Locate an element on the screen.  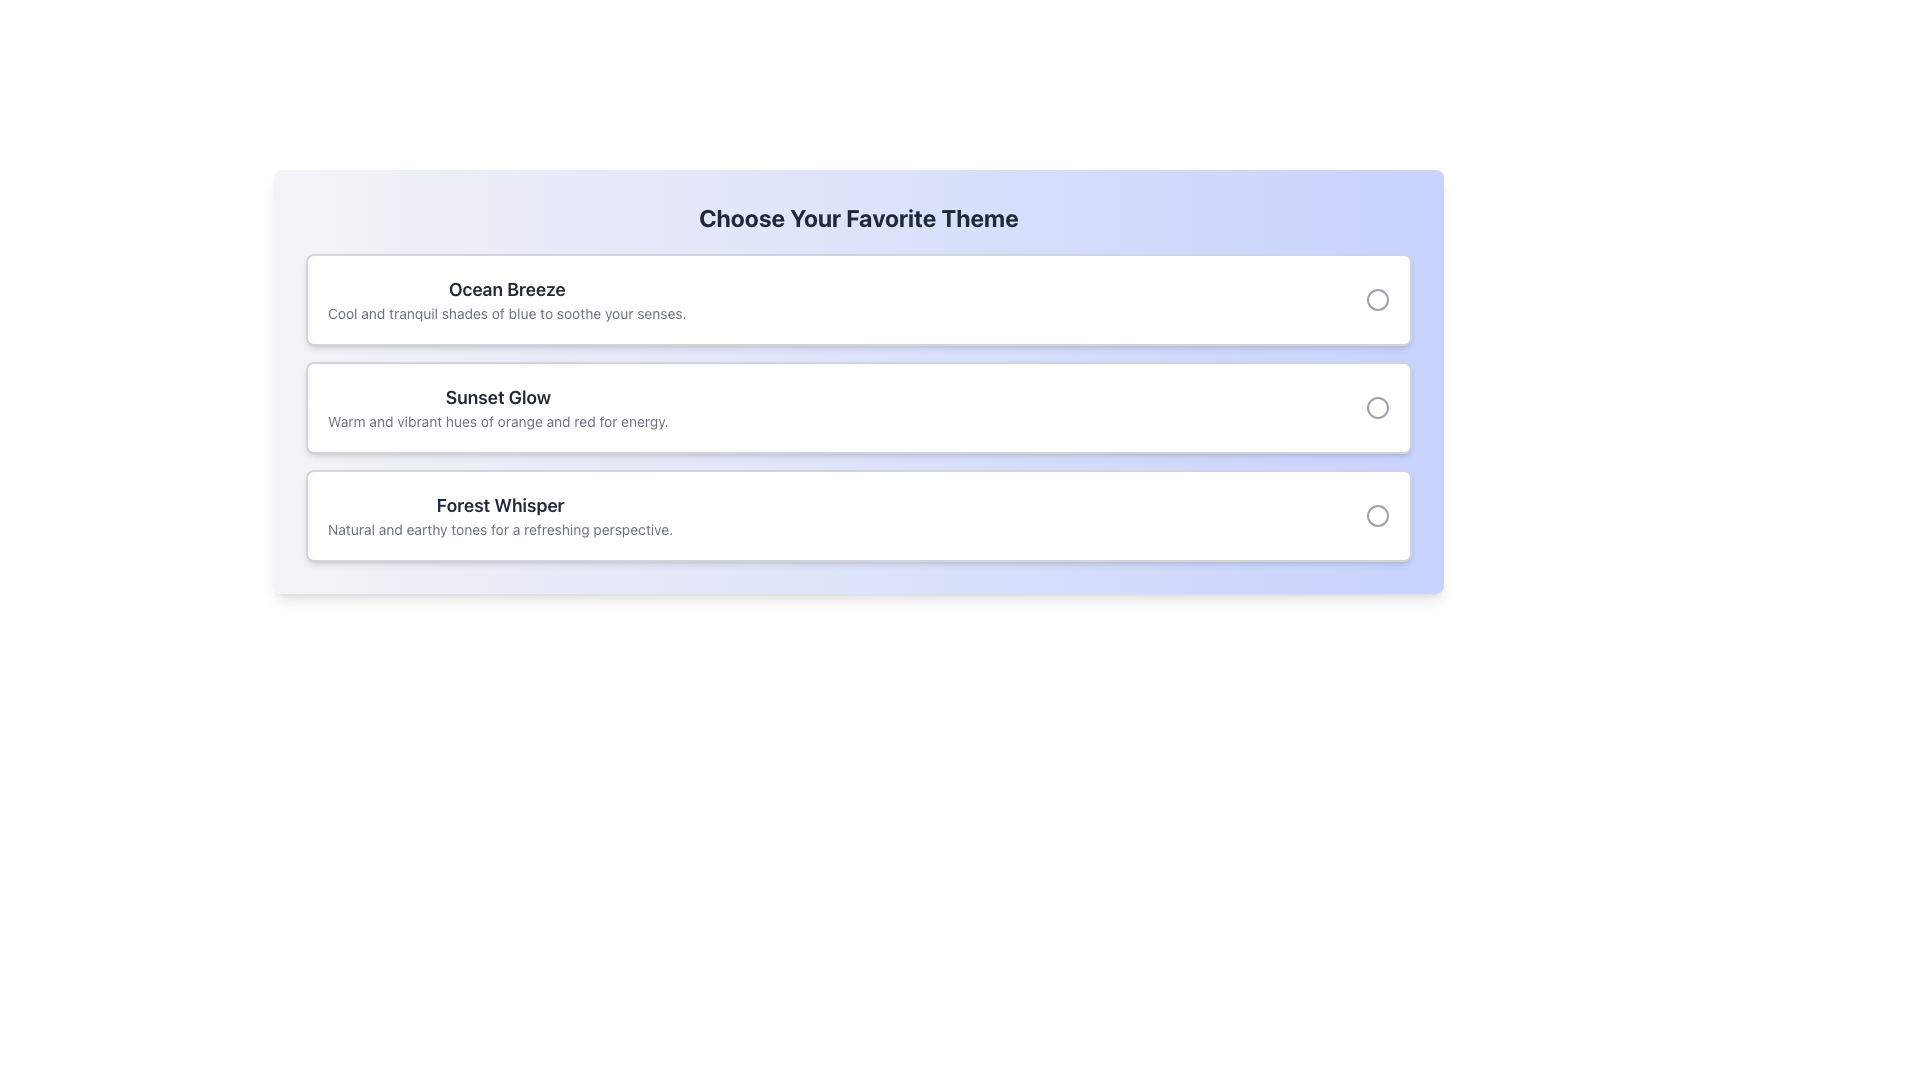
small SVG circle indicator located to the right of the 'Forest Whisper' text, which is aligned with the third option under 'Choose Your Favorite Theme' is located at coordinates (1376, 515).